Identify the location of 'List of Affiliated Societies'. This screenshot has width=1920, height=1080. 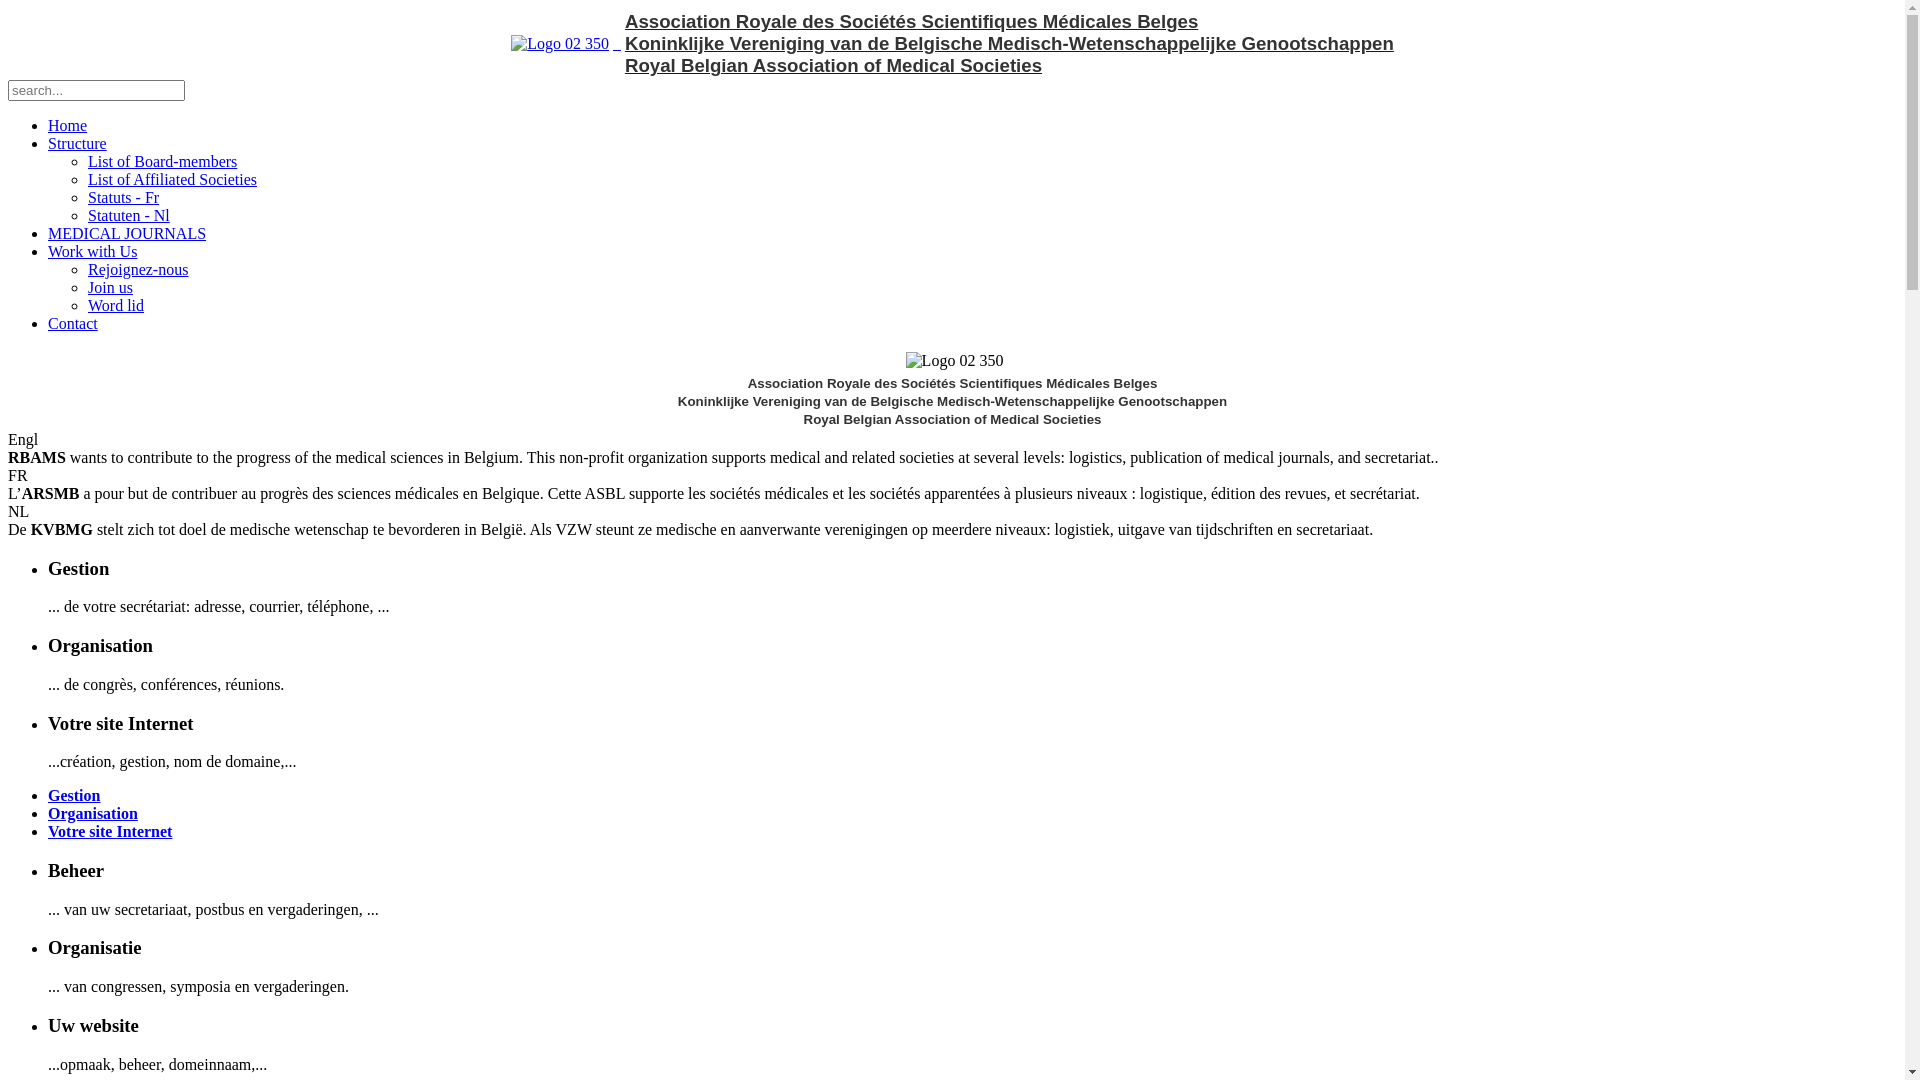
(86, 178).